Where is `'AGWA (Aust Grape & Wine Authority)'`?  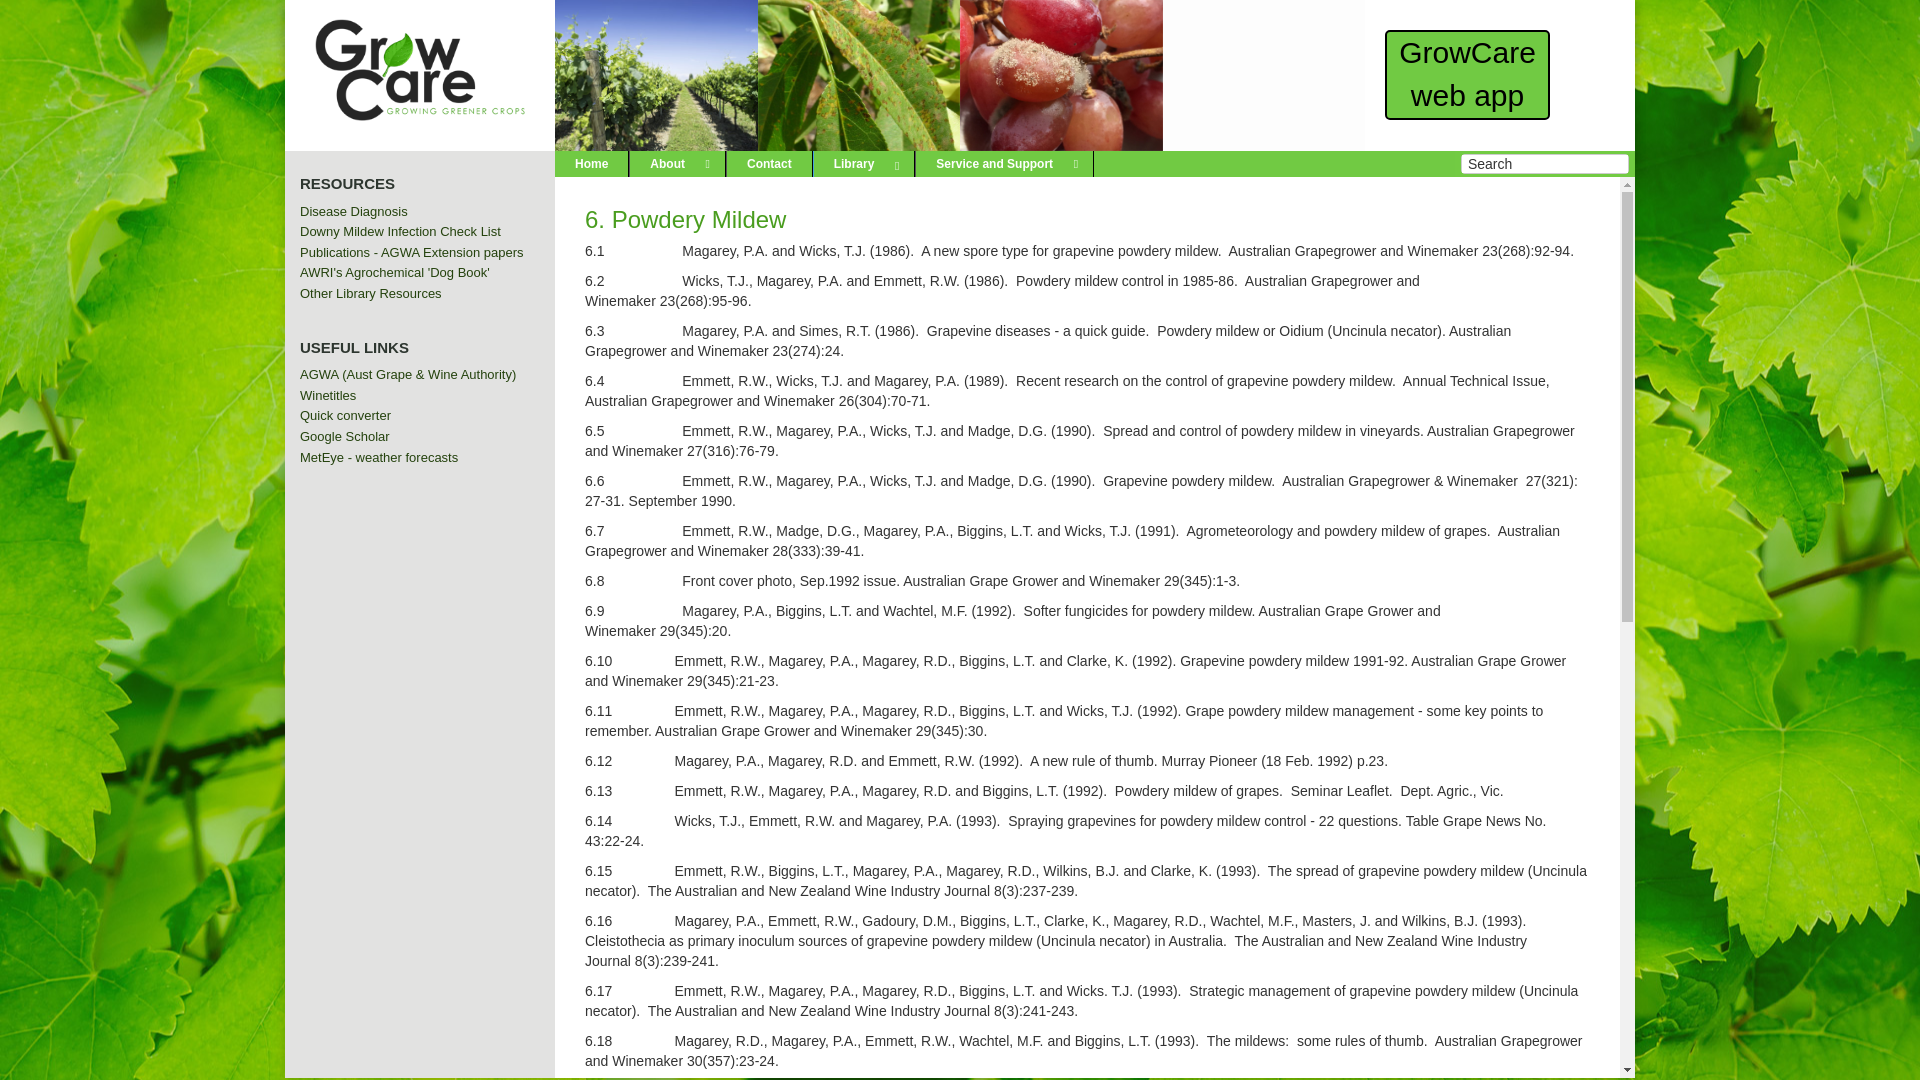
'AGWA (Aust Grape & Wine Authority)' is located at coordinates (407, 374).